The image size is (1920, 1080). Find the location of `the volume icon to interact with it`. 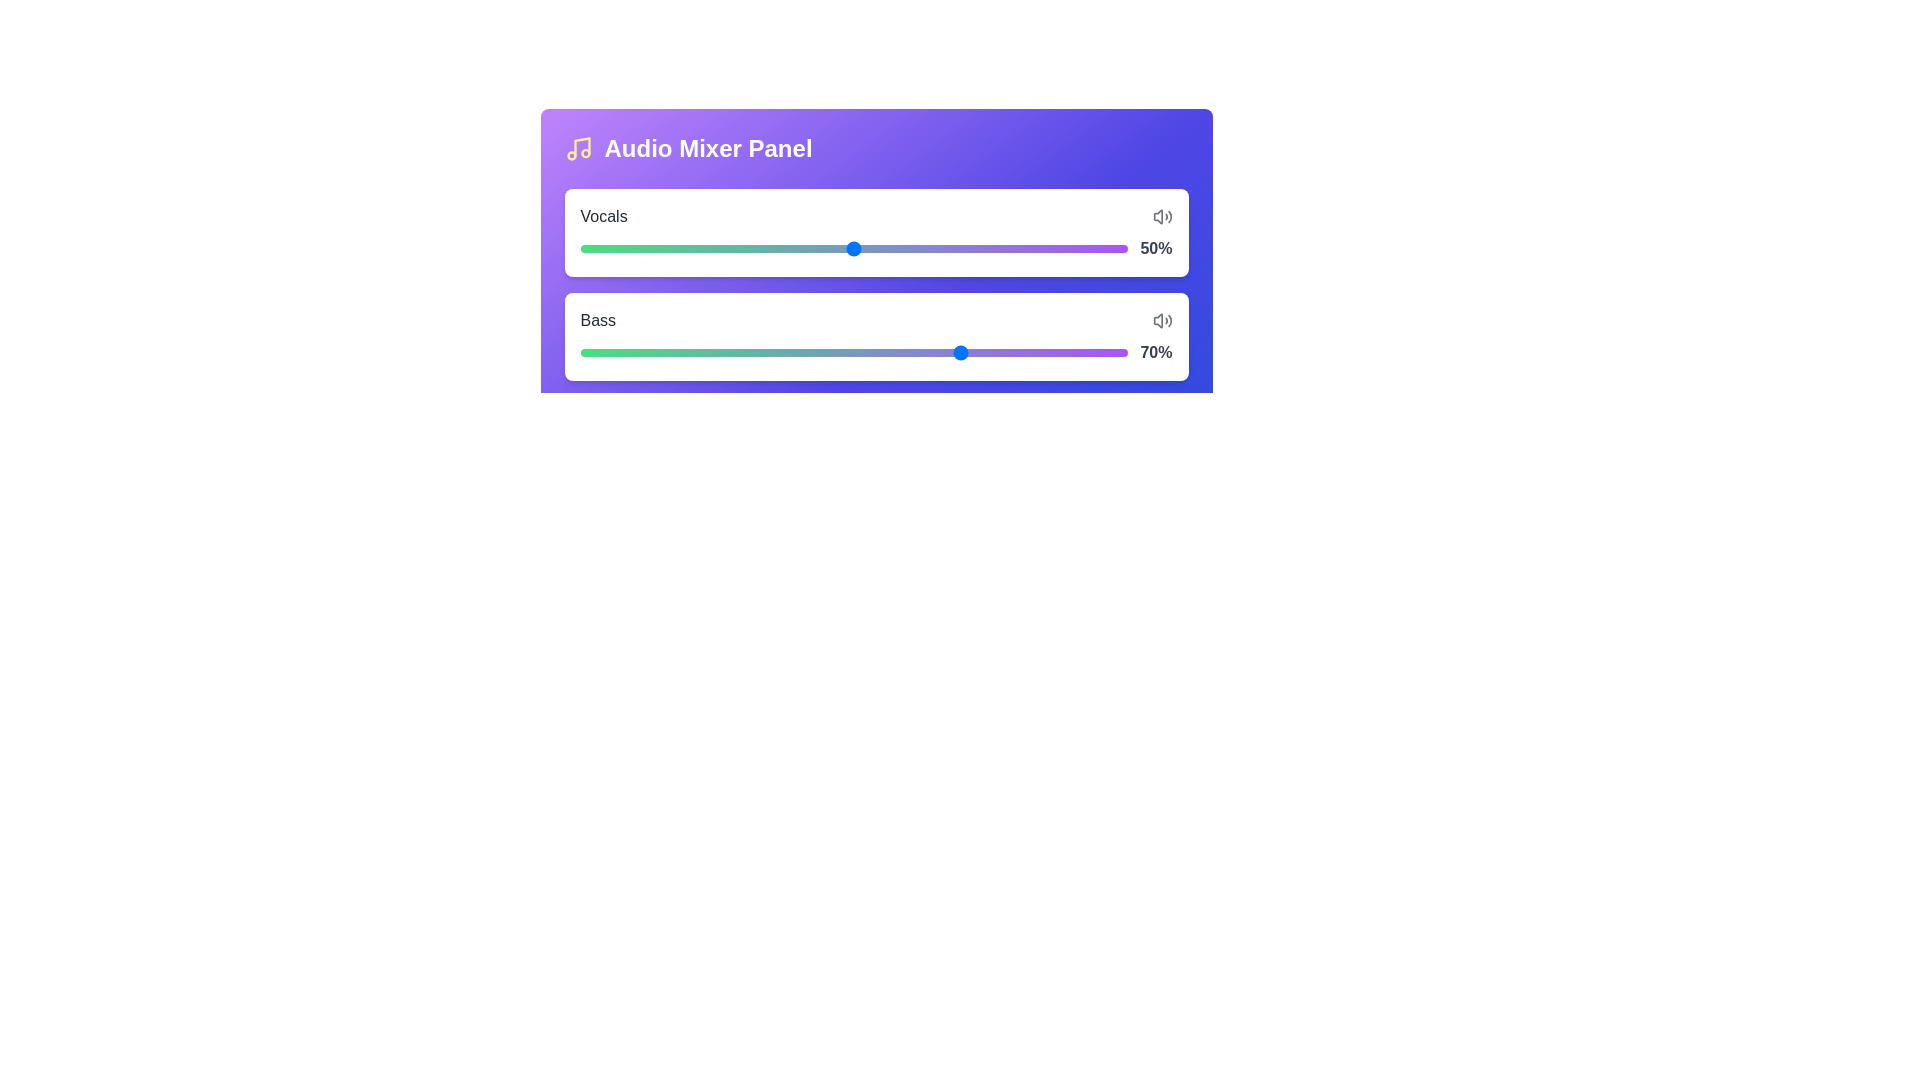

the volume icon to interact with it is located at coordinates (1162, 216).